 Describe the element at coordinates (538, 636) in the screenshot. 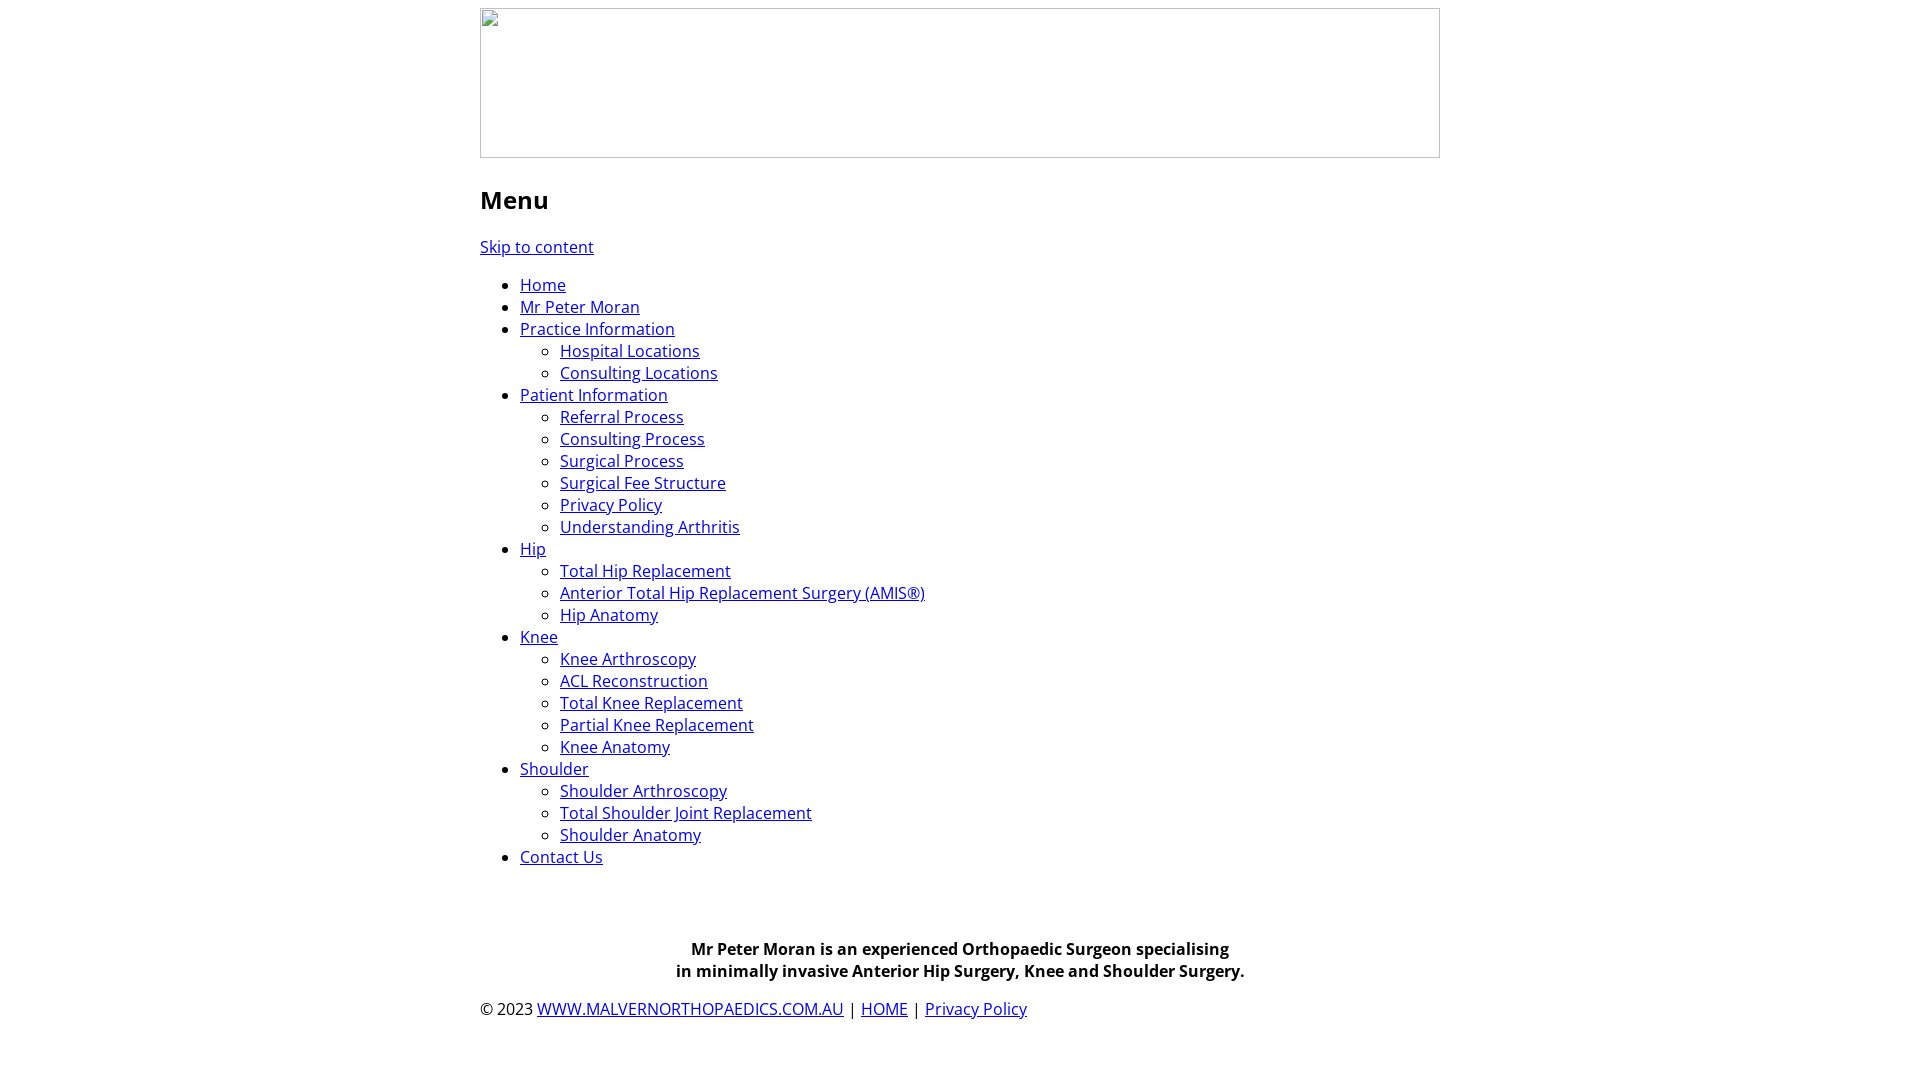

I see `'Knee'` at that location.